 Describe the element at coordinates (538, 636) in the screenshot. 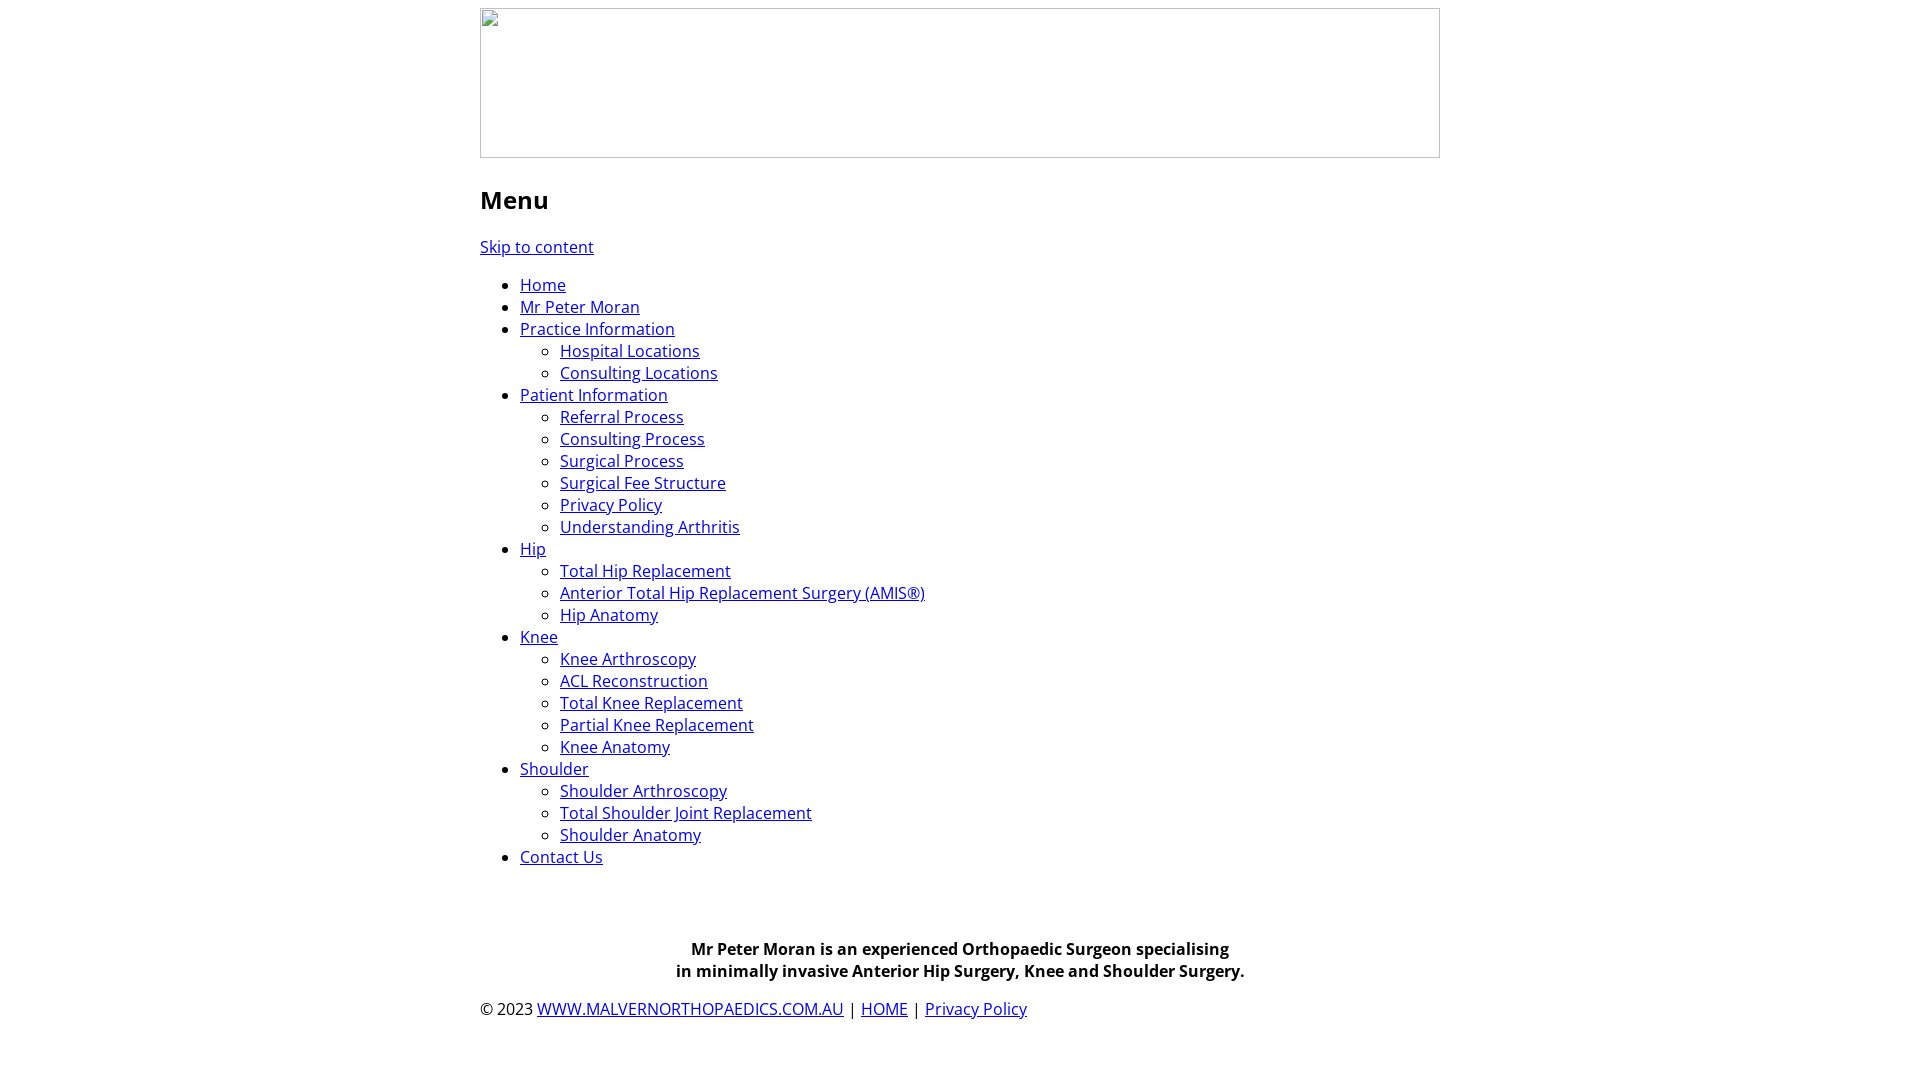

I see `'Knee'` at that location.